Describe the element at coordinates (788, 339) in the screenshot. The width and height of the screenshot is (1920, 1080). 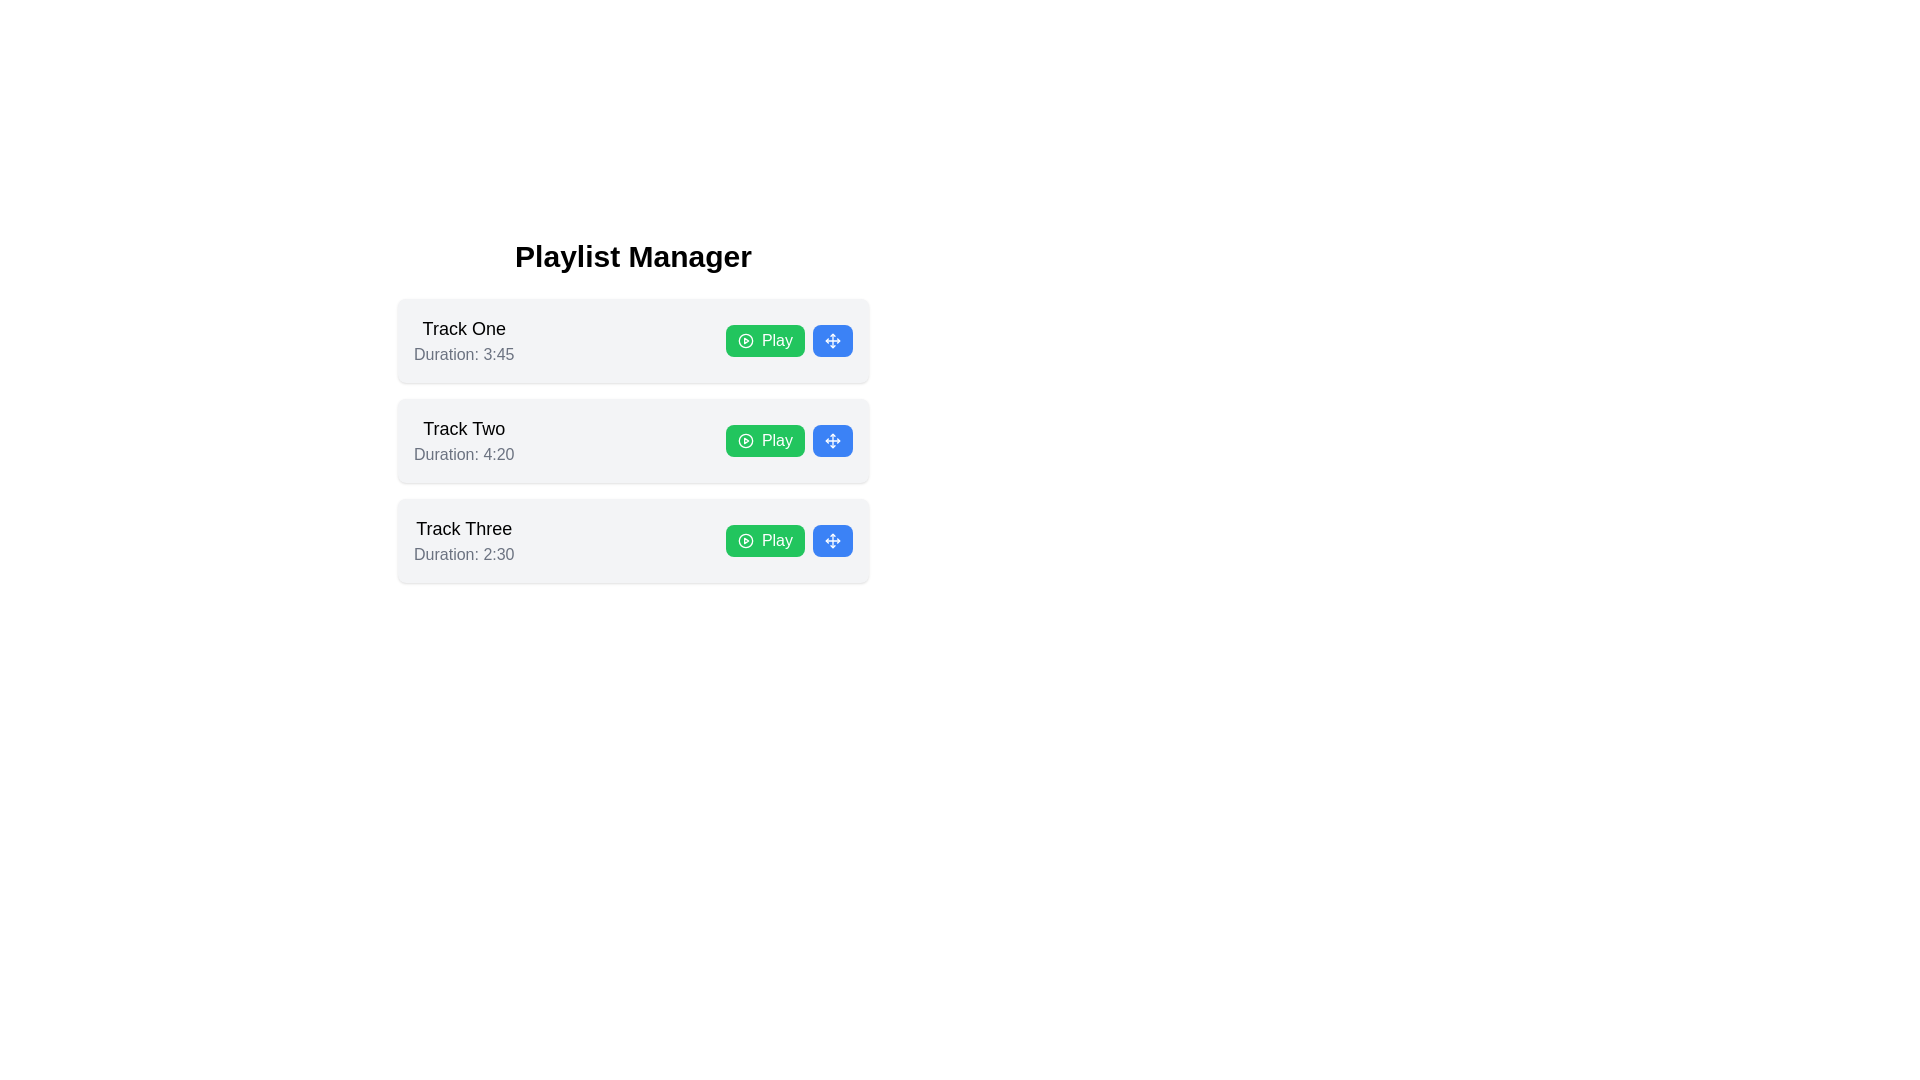
I see `the green 'Play' button with rounded corners and white text to play the associated media` at that location.